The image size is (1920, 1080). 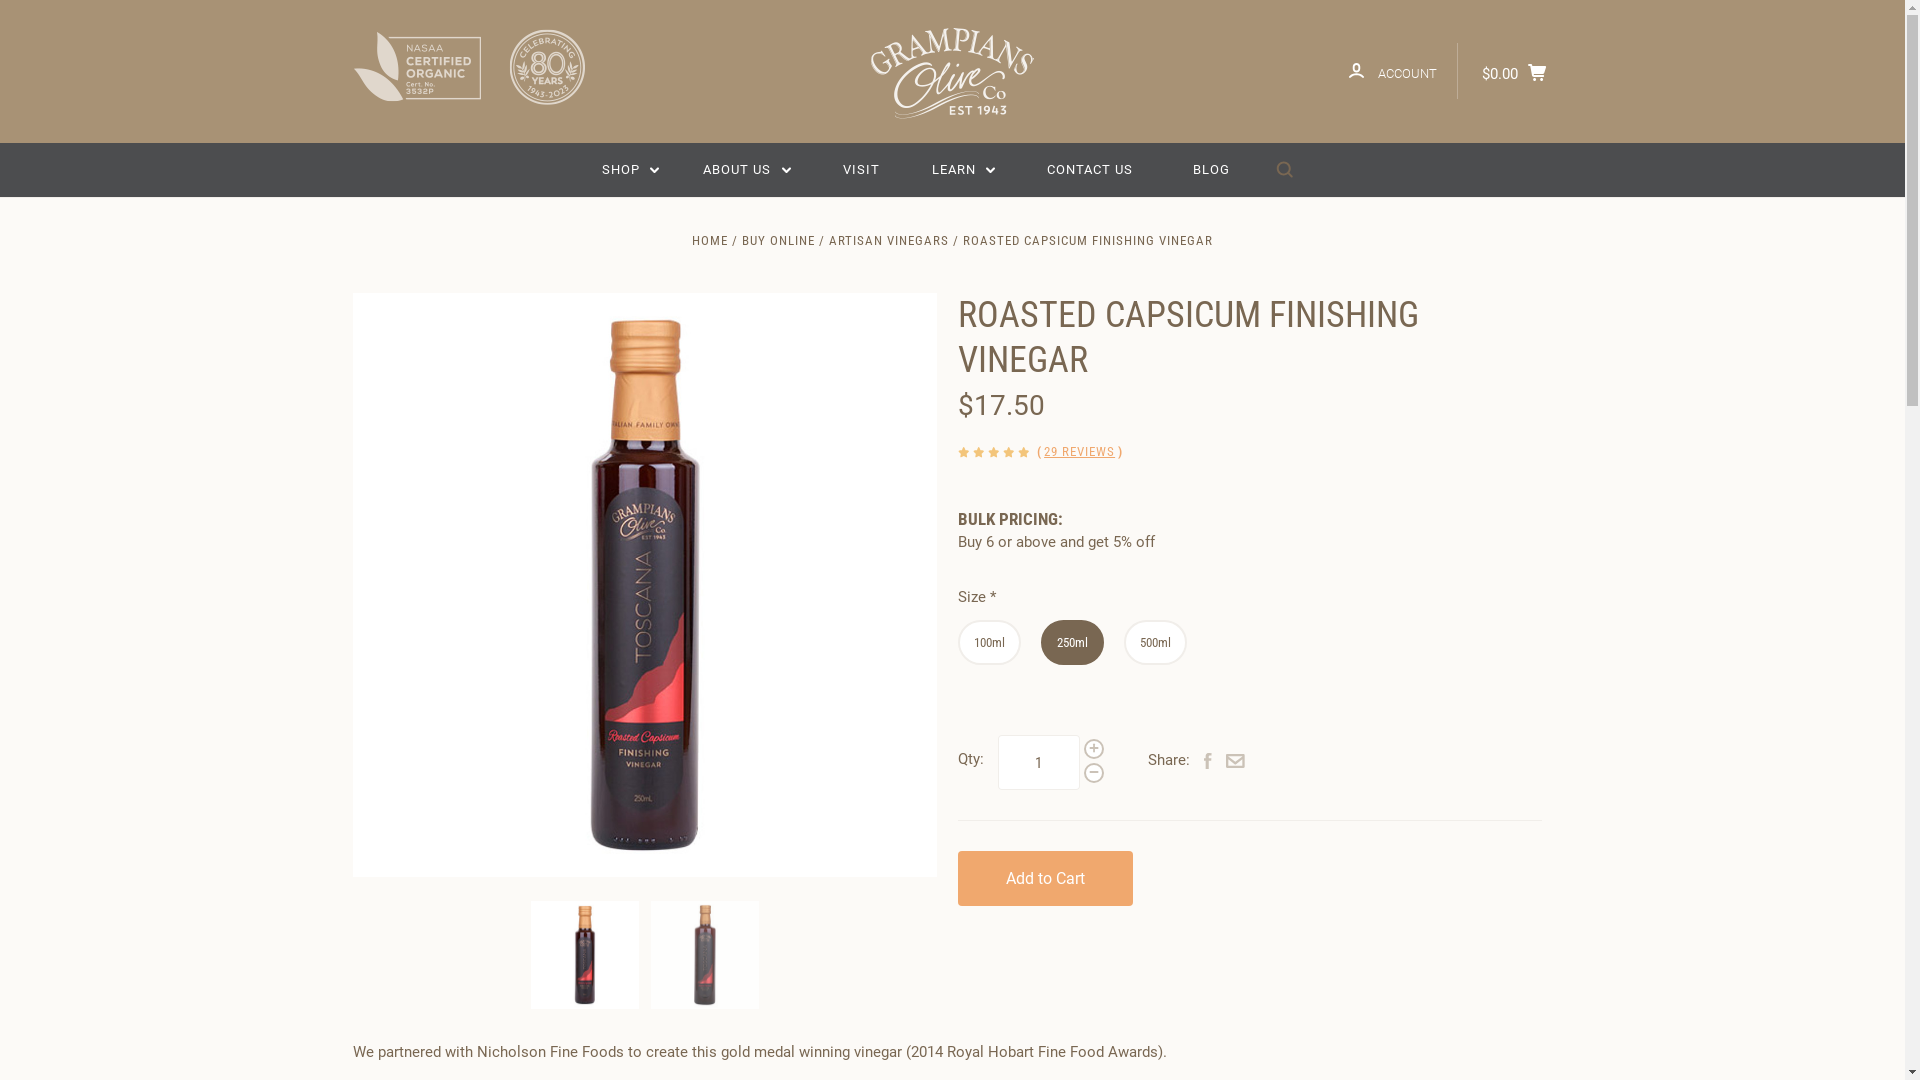 I want to click on 'BLOG', so click(x=1210, y=168).